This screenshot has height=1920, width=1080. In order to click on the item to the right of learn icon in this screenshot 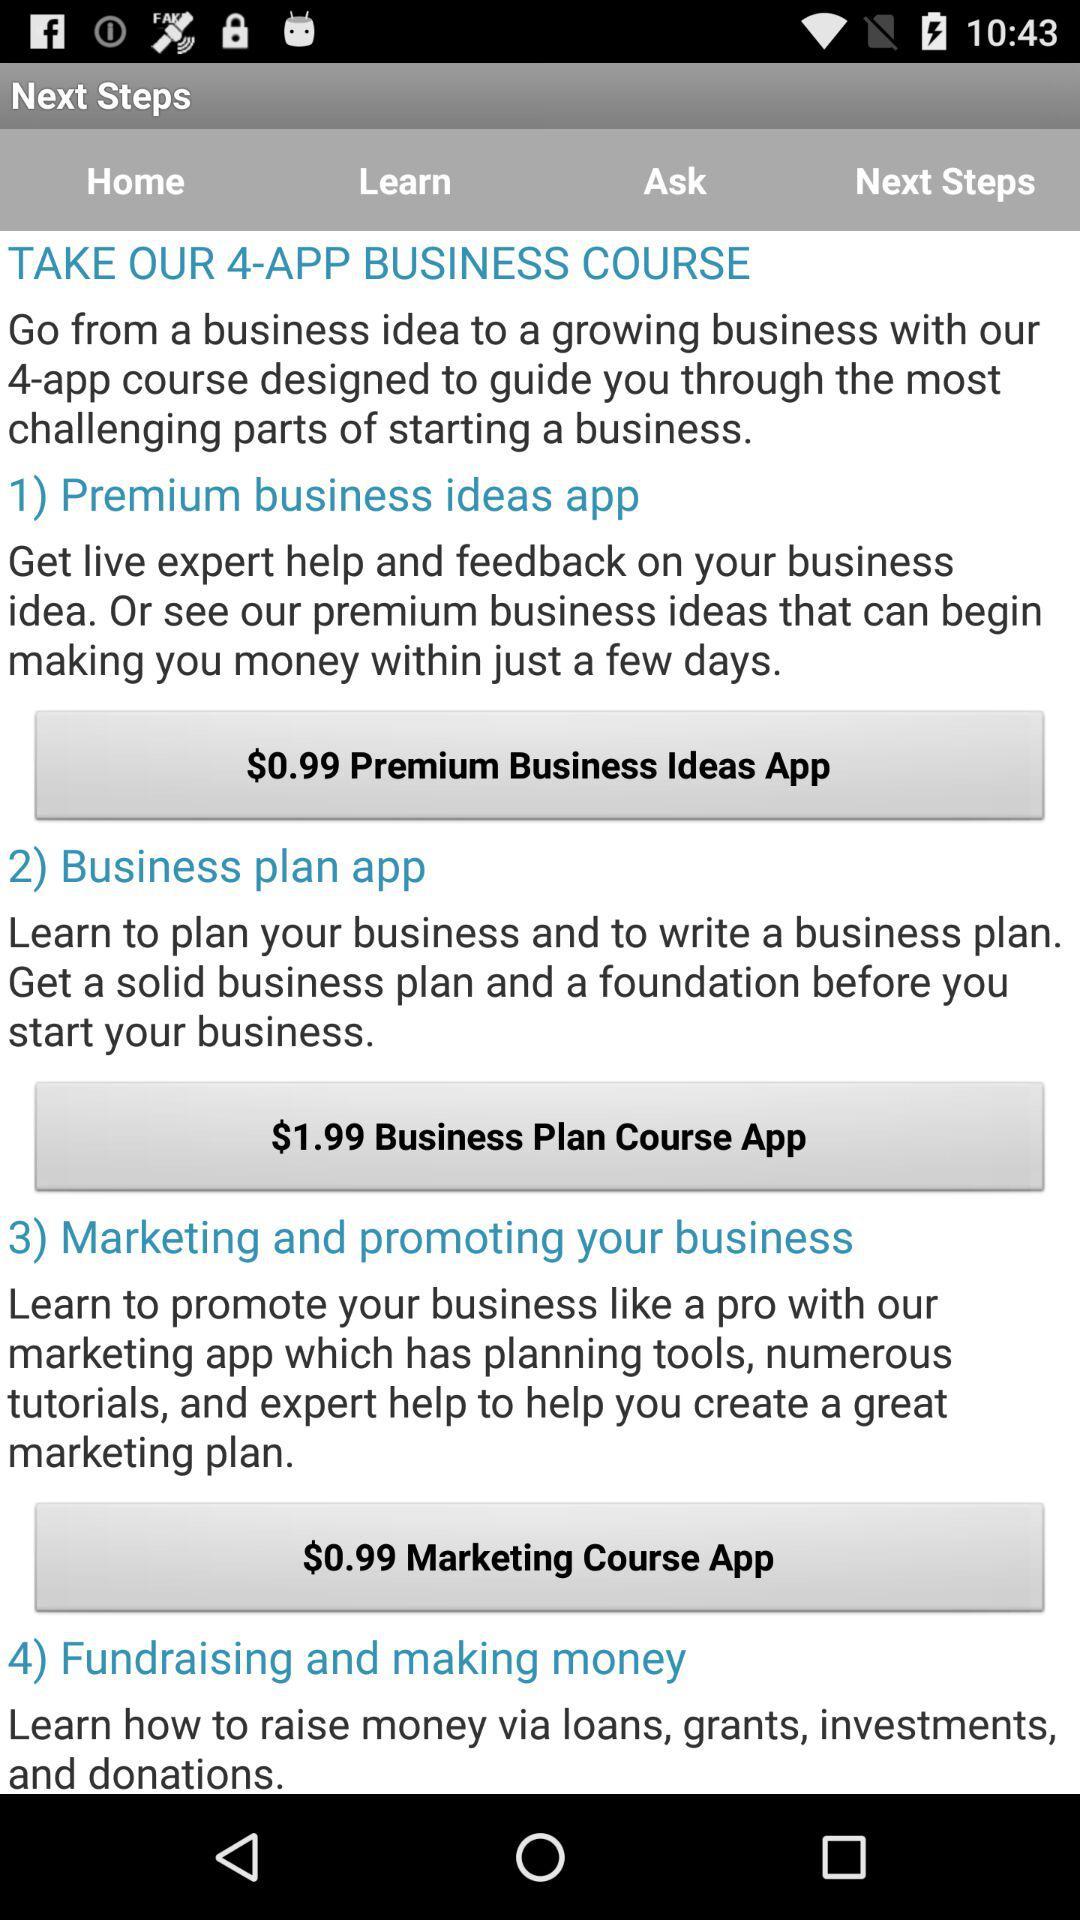, I will do `click(675, 180)`.